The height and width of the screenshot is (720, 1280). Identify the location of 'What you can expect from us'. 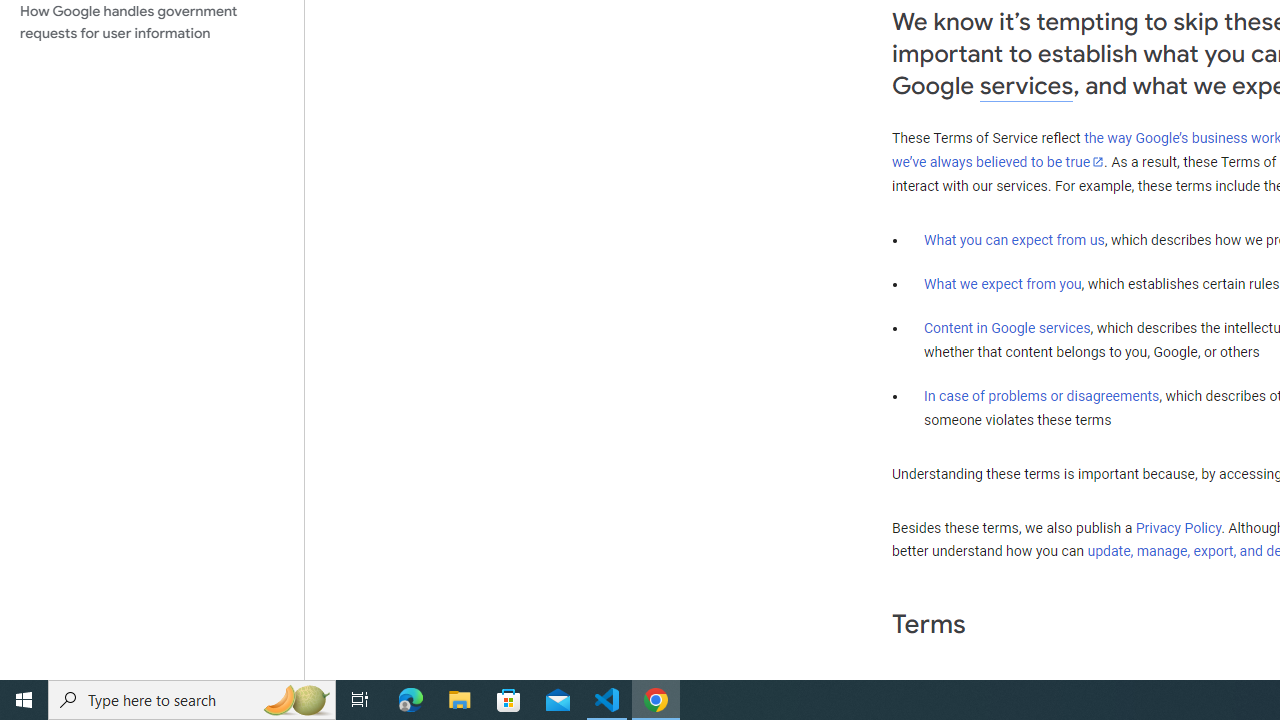
(1014, 239).